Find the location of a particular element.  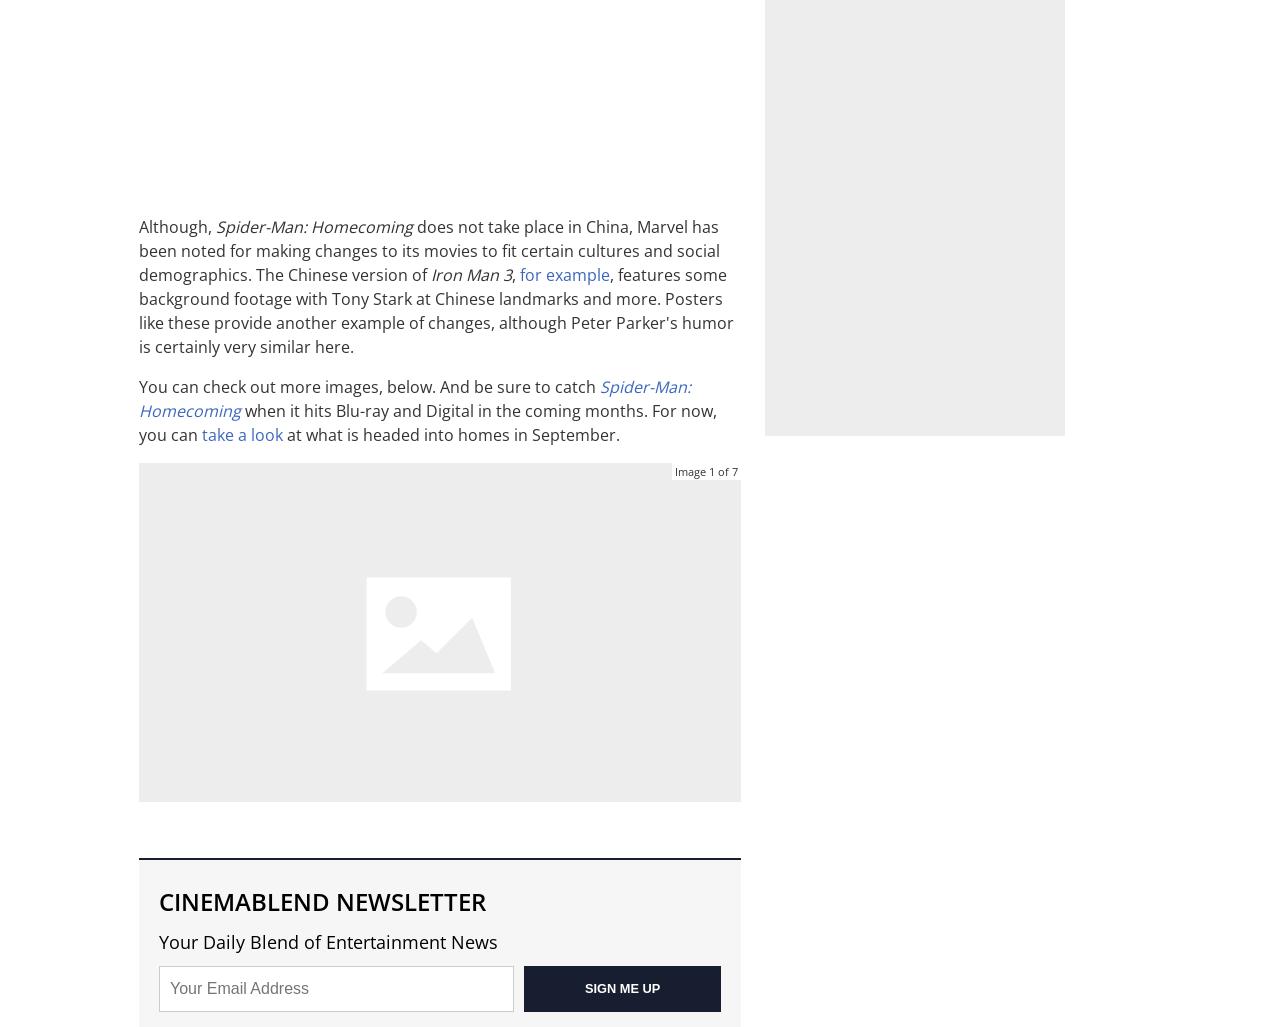

'for example' is located at coordinates (565, 275).